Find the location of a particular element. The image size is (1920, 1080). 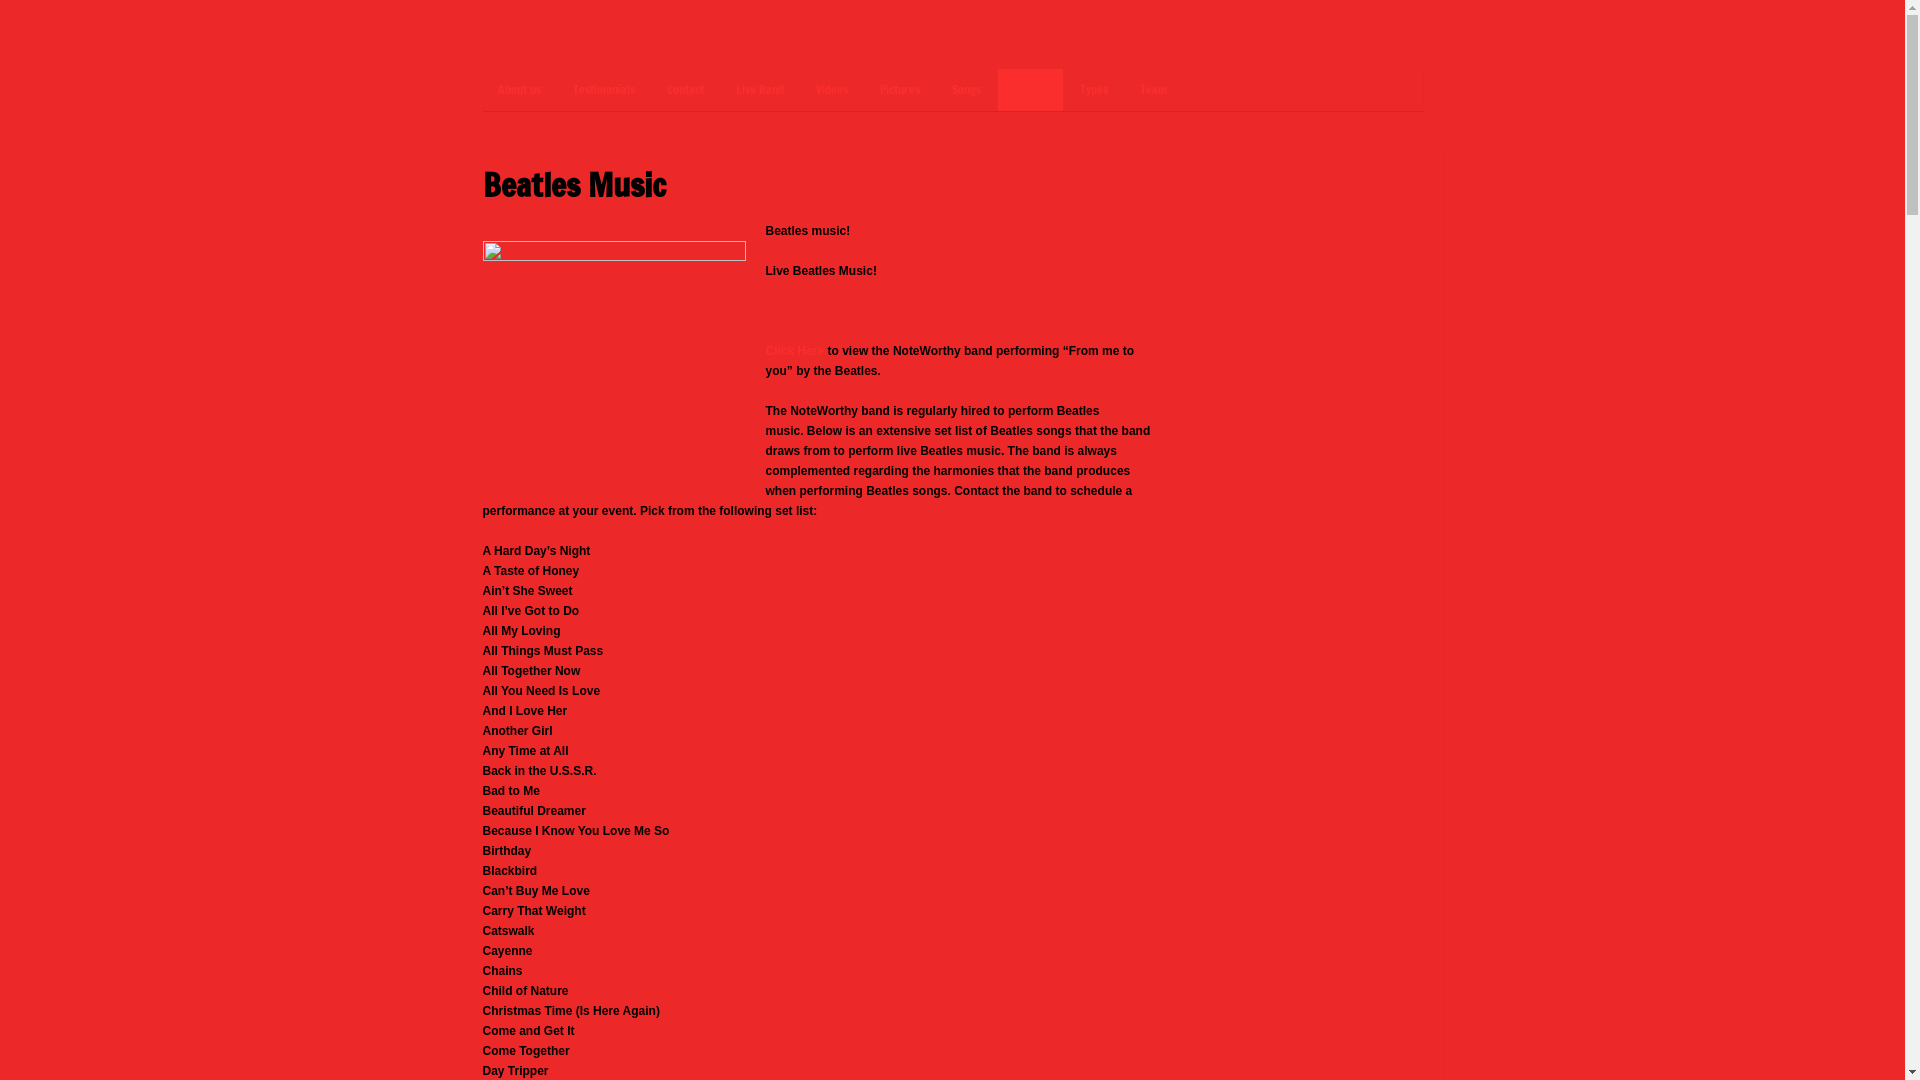

'Pictures' is located at coordinates (897, 88).